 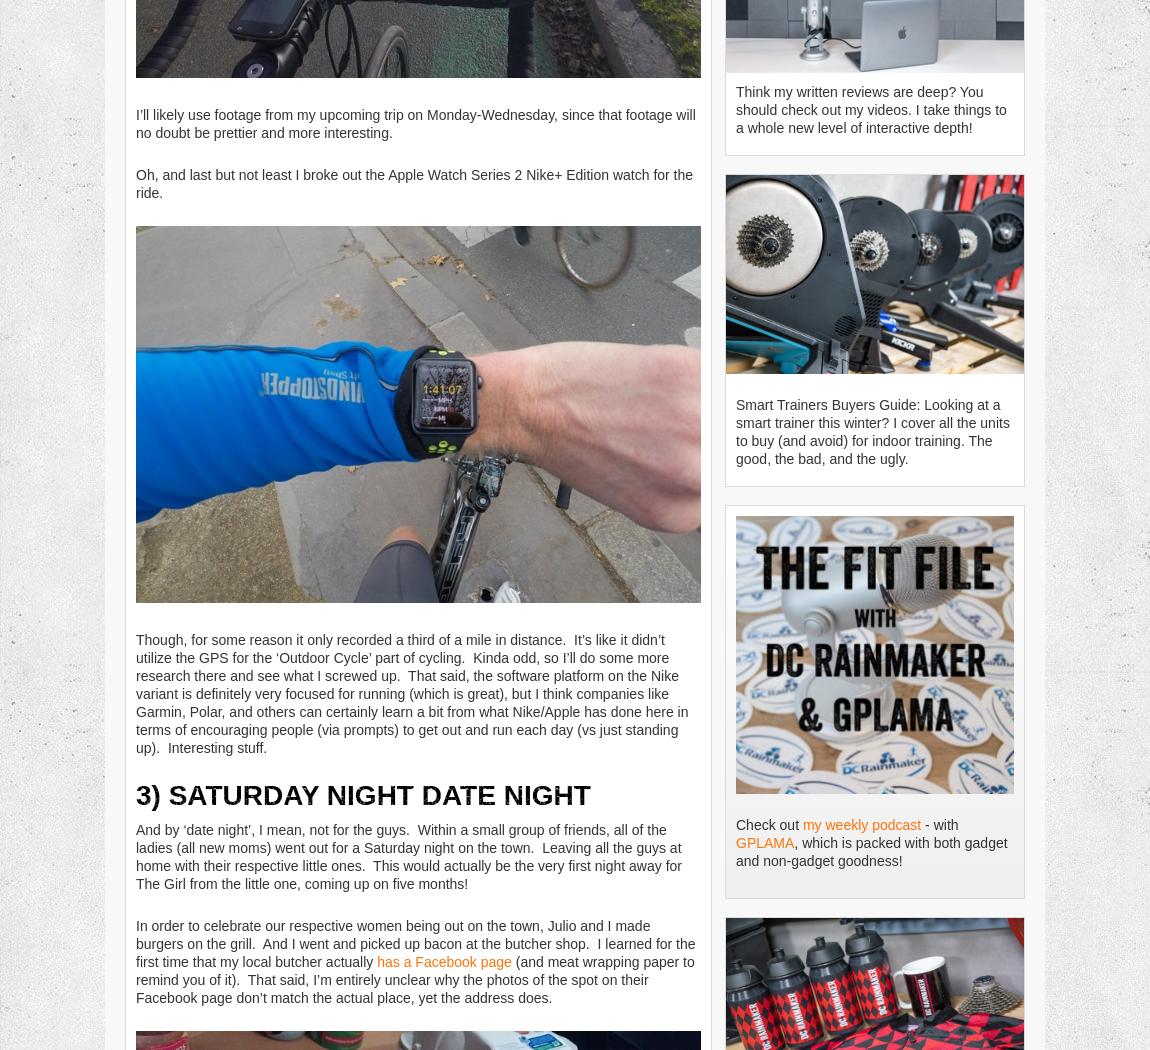 What do you see at coordinates (444, 959) in the screenshot?
I see `'has a Facebook page'` at bounding box center [444, 959].